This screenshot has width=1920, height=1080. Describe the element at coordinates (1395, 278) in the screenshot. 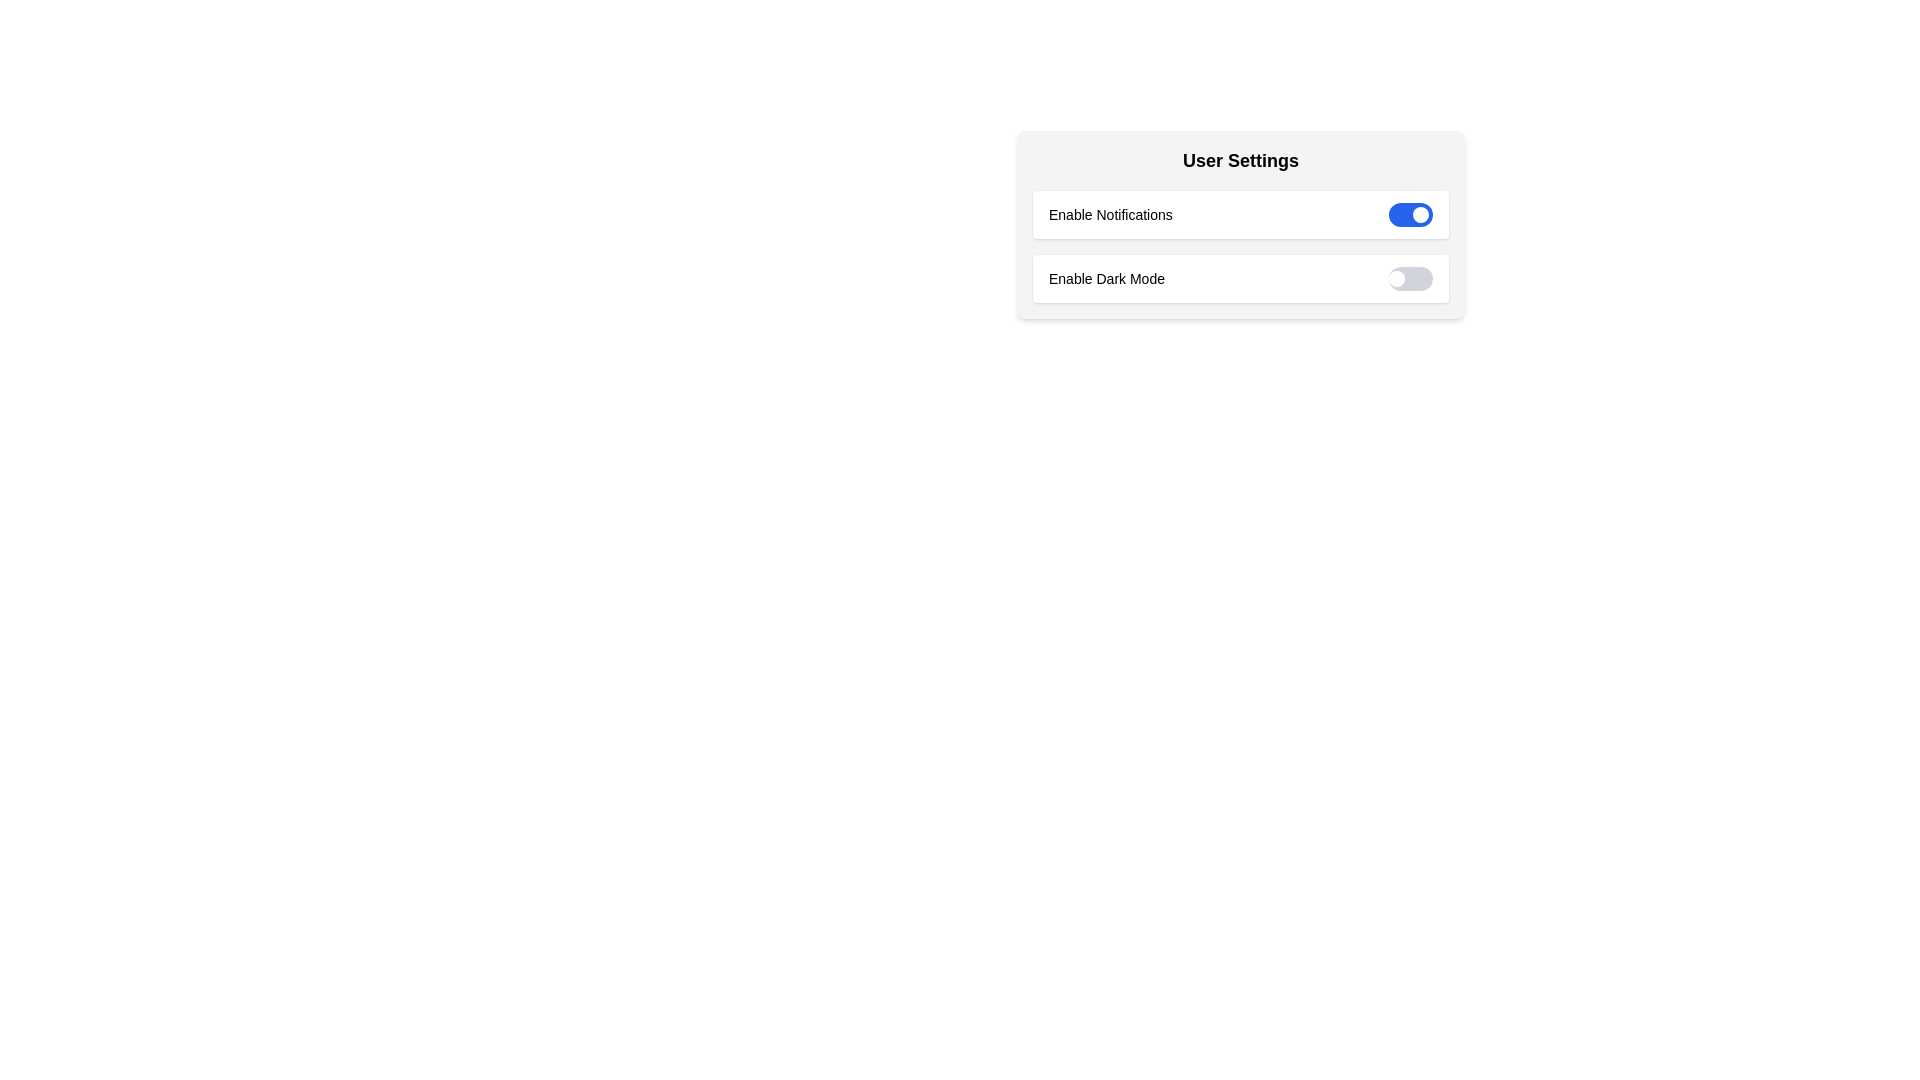

I see `the toggle switch knob for 'Enable Dark Mode', which is a small circular knob located inside a light gray track, currently positioned to the left indicating 'off'` at that location.